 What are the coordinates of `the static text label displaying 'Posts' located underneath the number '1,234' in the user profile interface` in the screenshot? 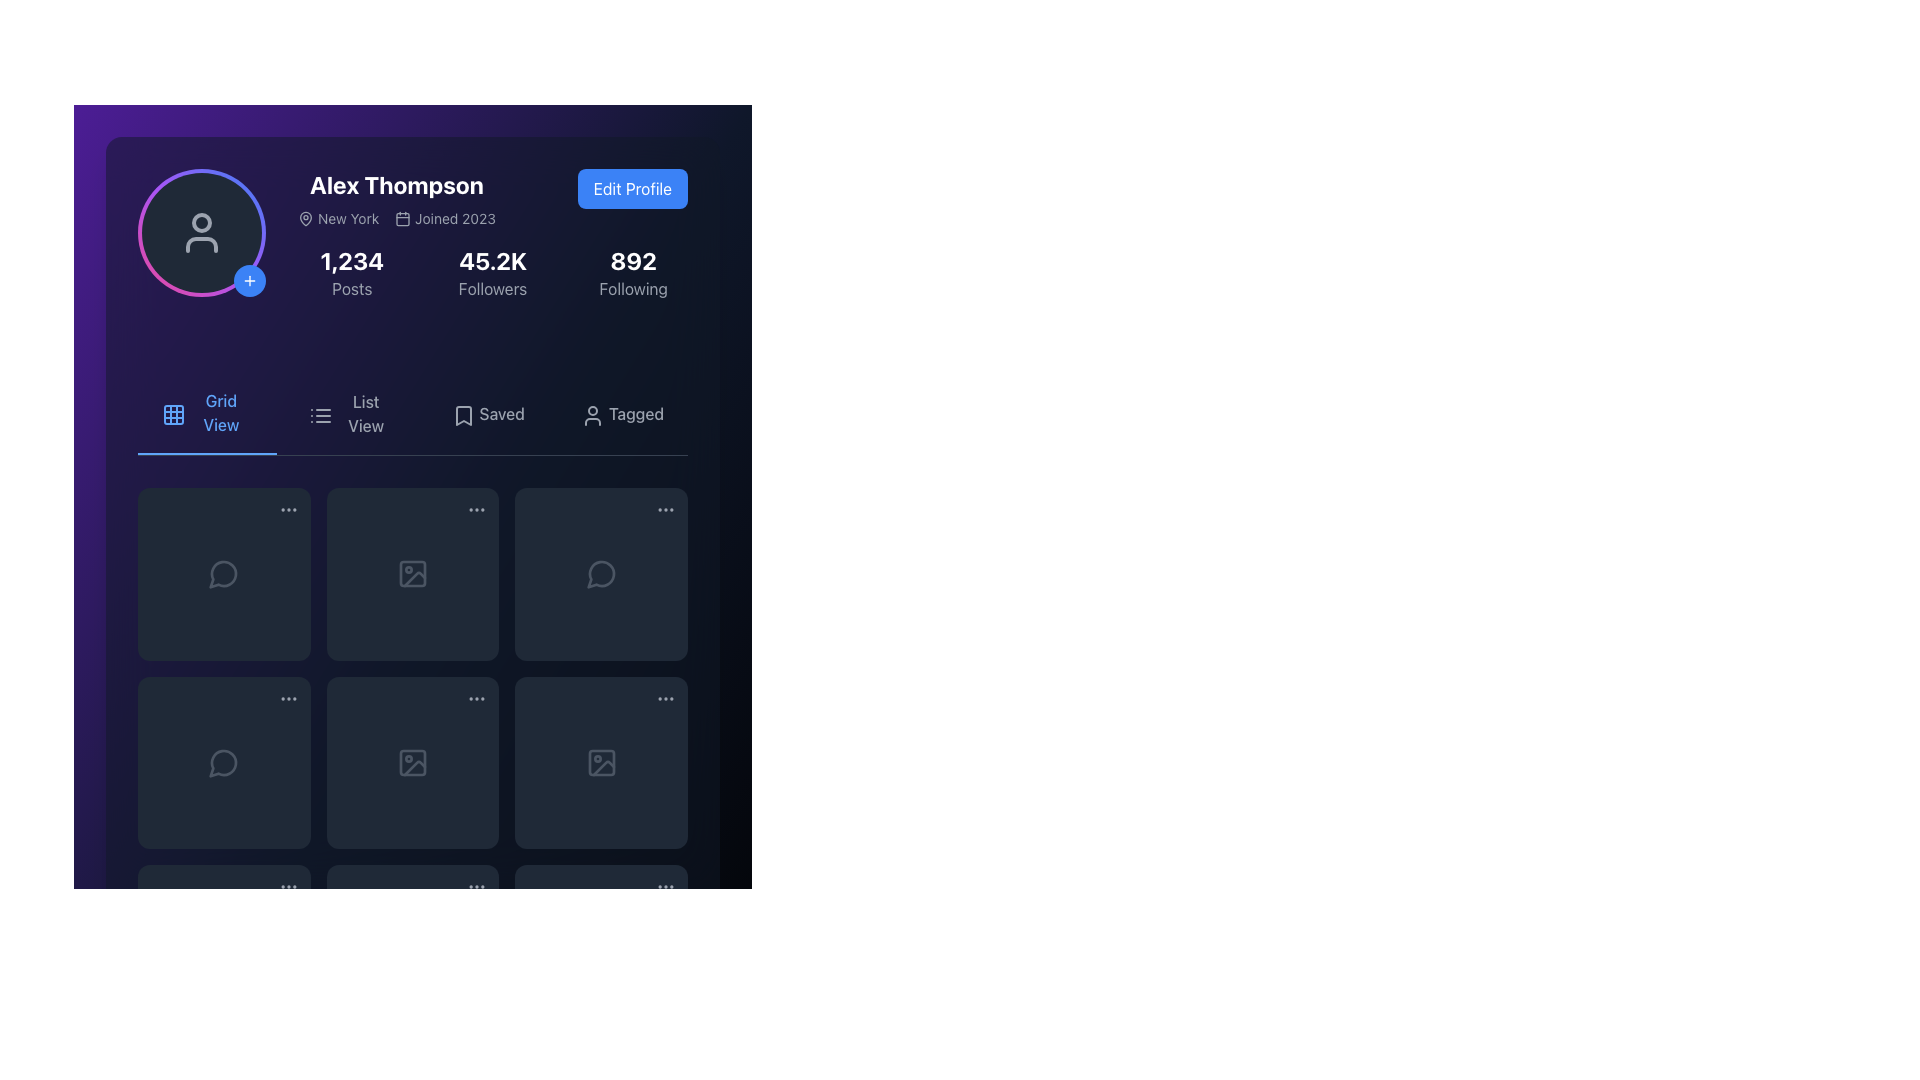 It's located at (352, 289).